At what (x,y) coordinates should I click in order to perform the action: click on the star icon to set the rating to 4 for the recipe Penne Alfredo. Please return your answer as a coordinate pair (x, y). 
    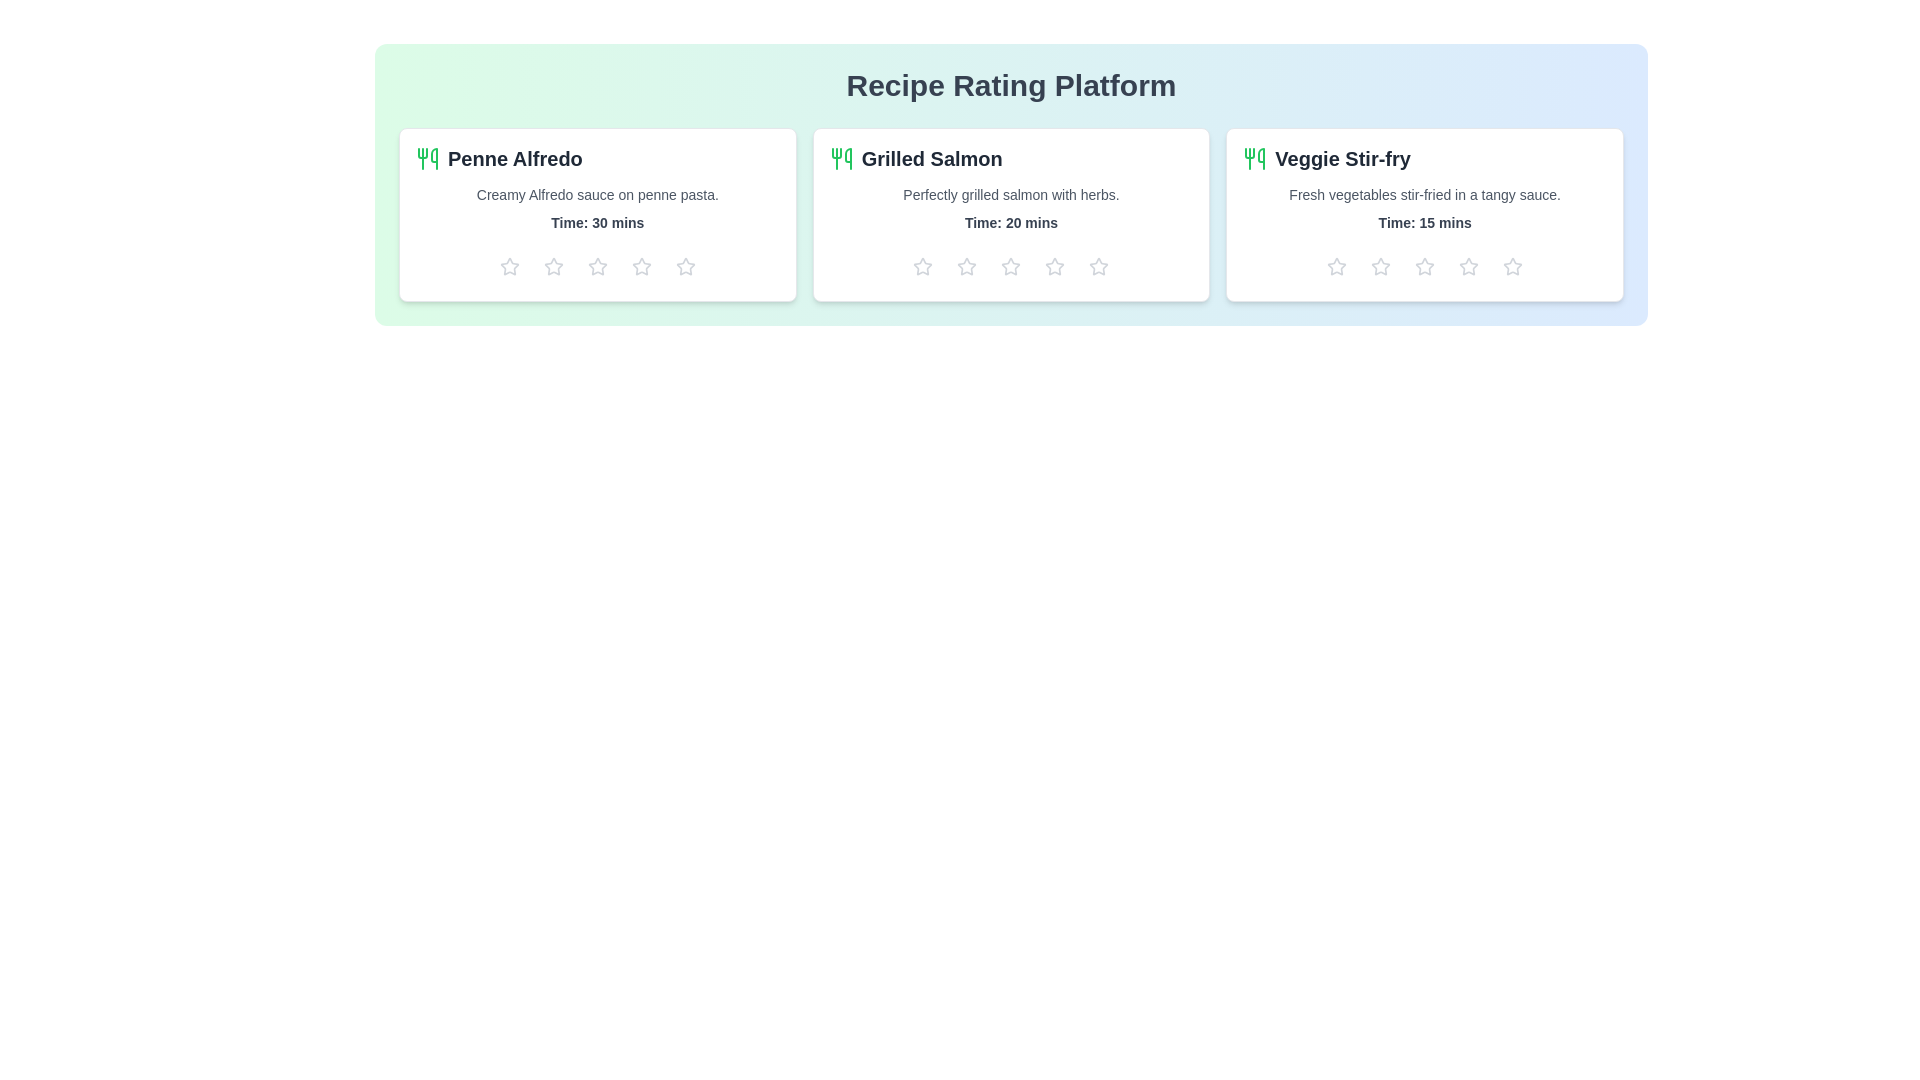
    Looking at the image, I should click on (641, 265).